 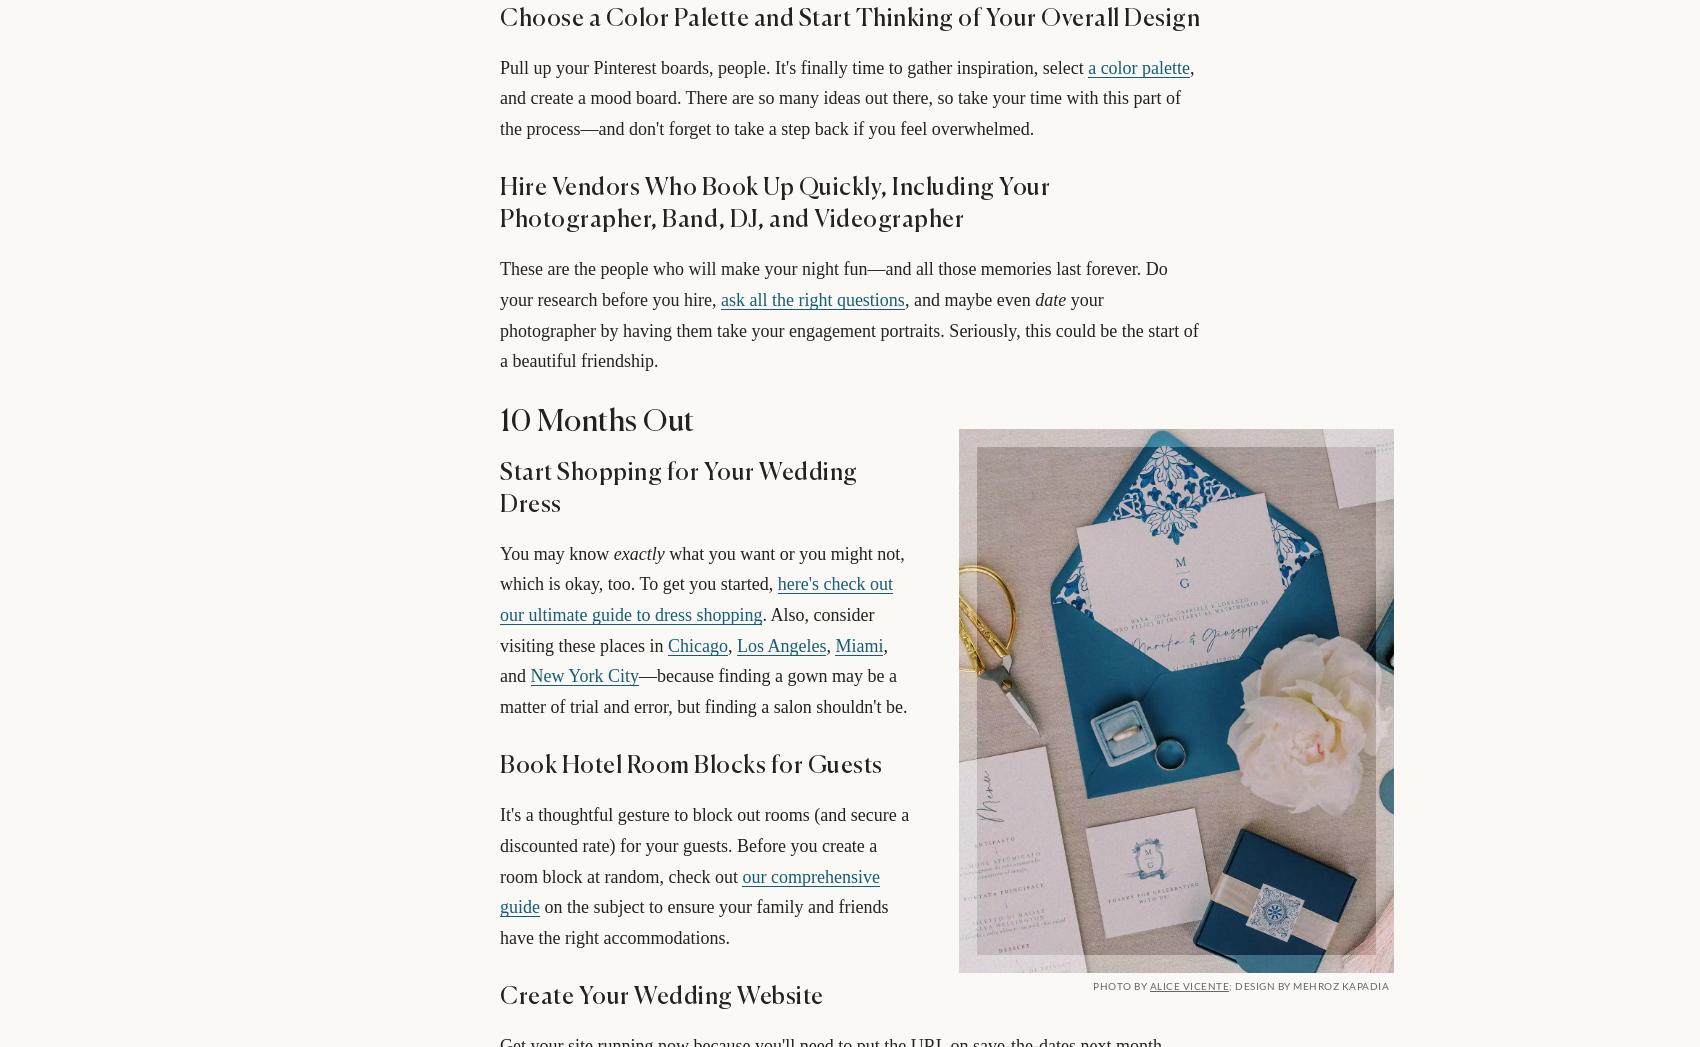 I want to click on ', and create a mood board. There are so many ideas out there, so take your time with this part of the process—and don't forget to take a step back if you feel overwhelmed.', so click(x=845, y=96).